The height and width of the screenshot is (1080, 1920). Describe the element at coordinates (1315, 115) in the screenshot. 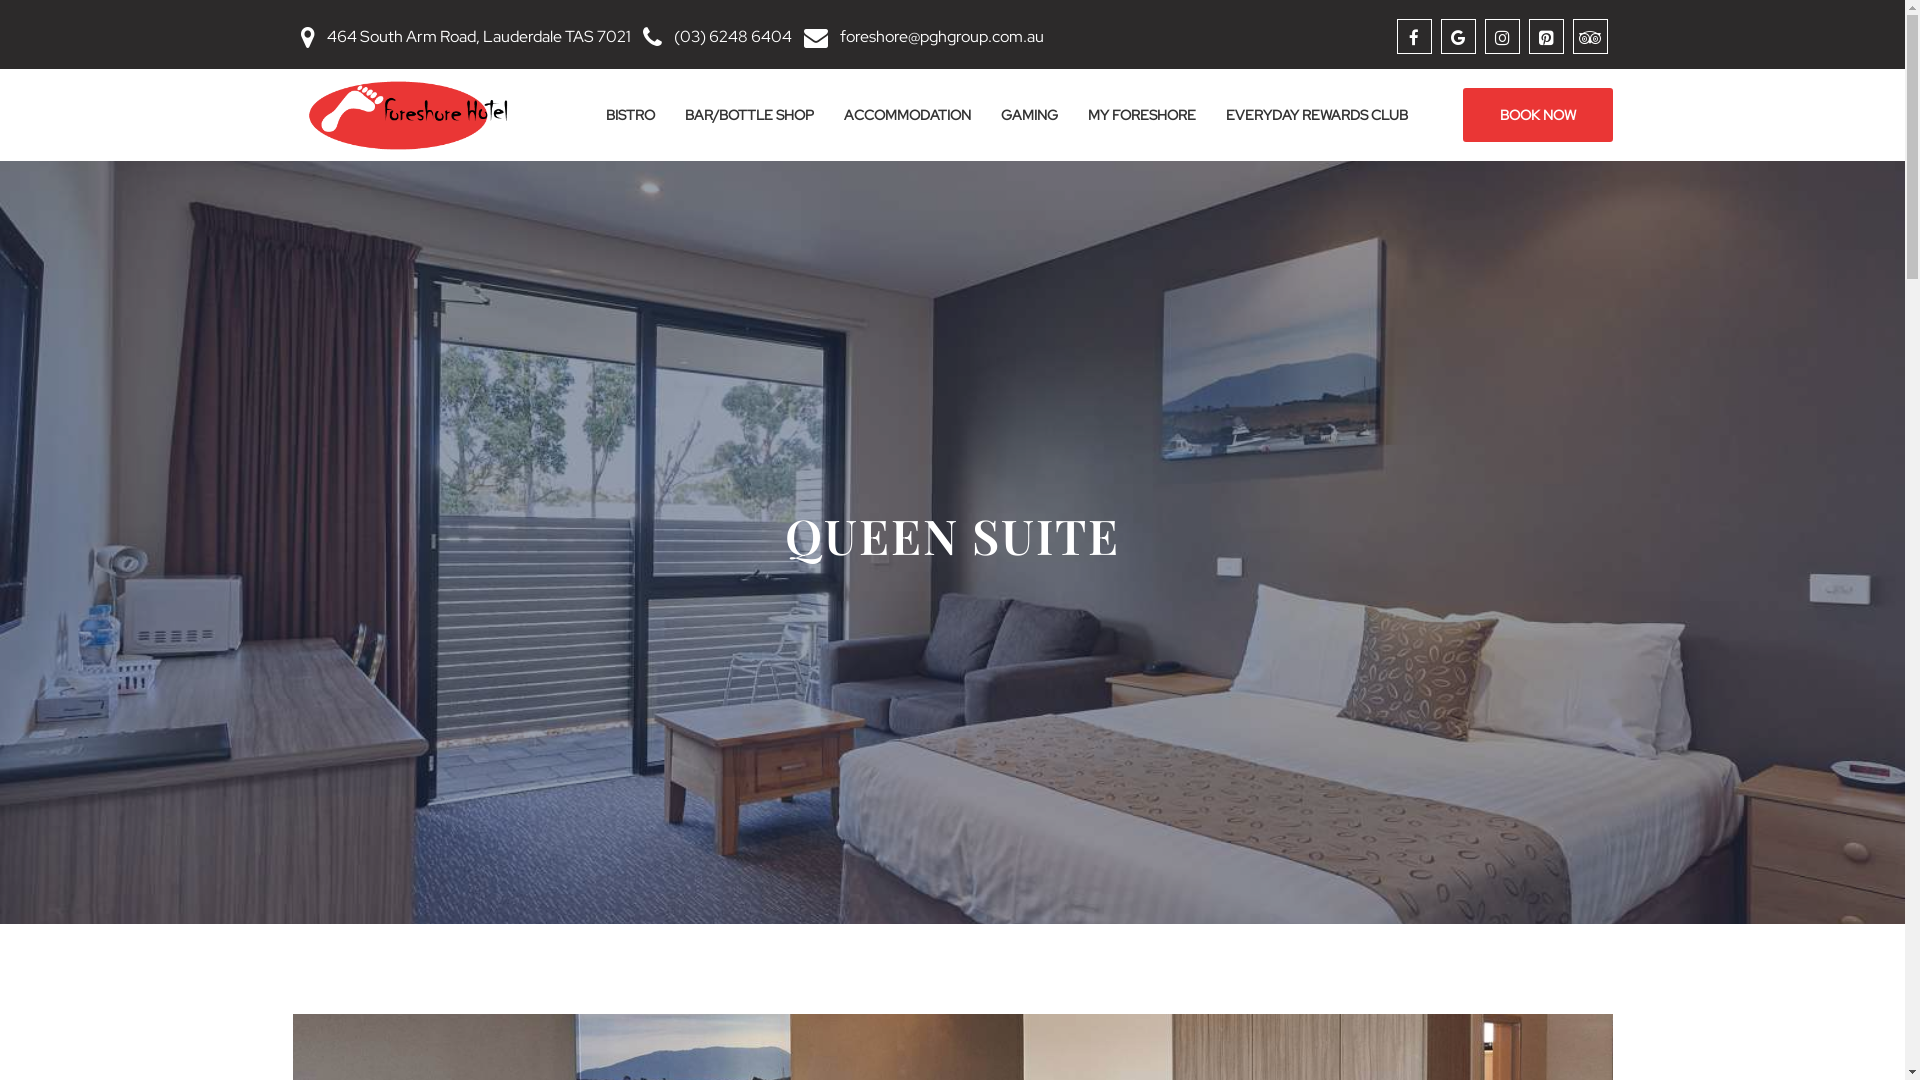

I see `'EVERYDAY REWARDS CLUB` at that location.